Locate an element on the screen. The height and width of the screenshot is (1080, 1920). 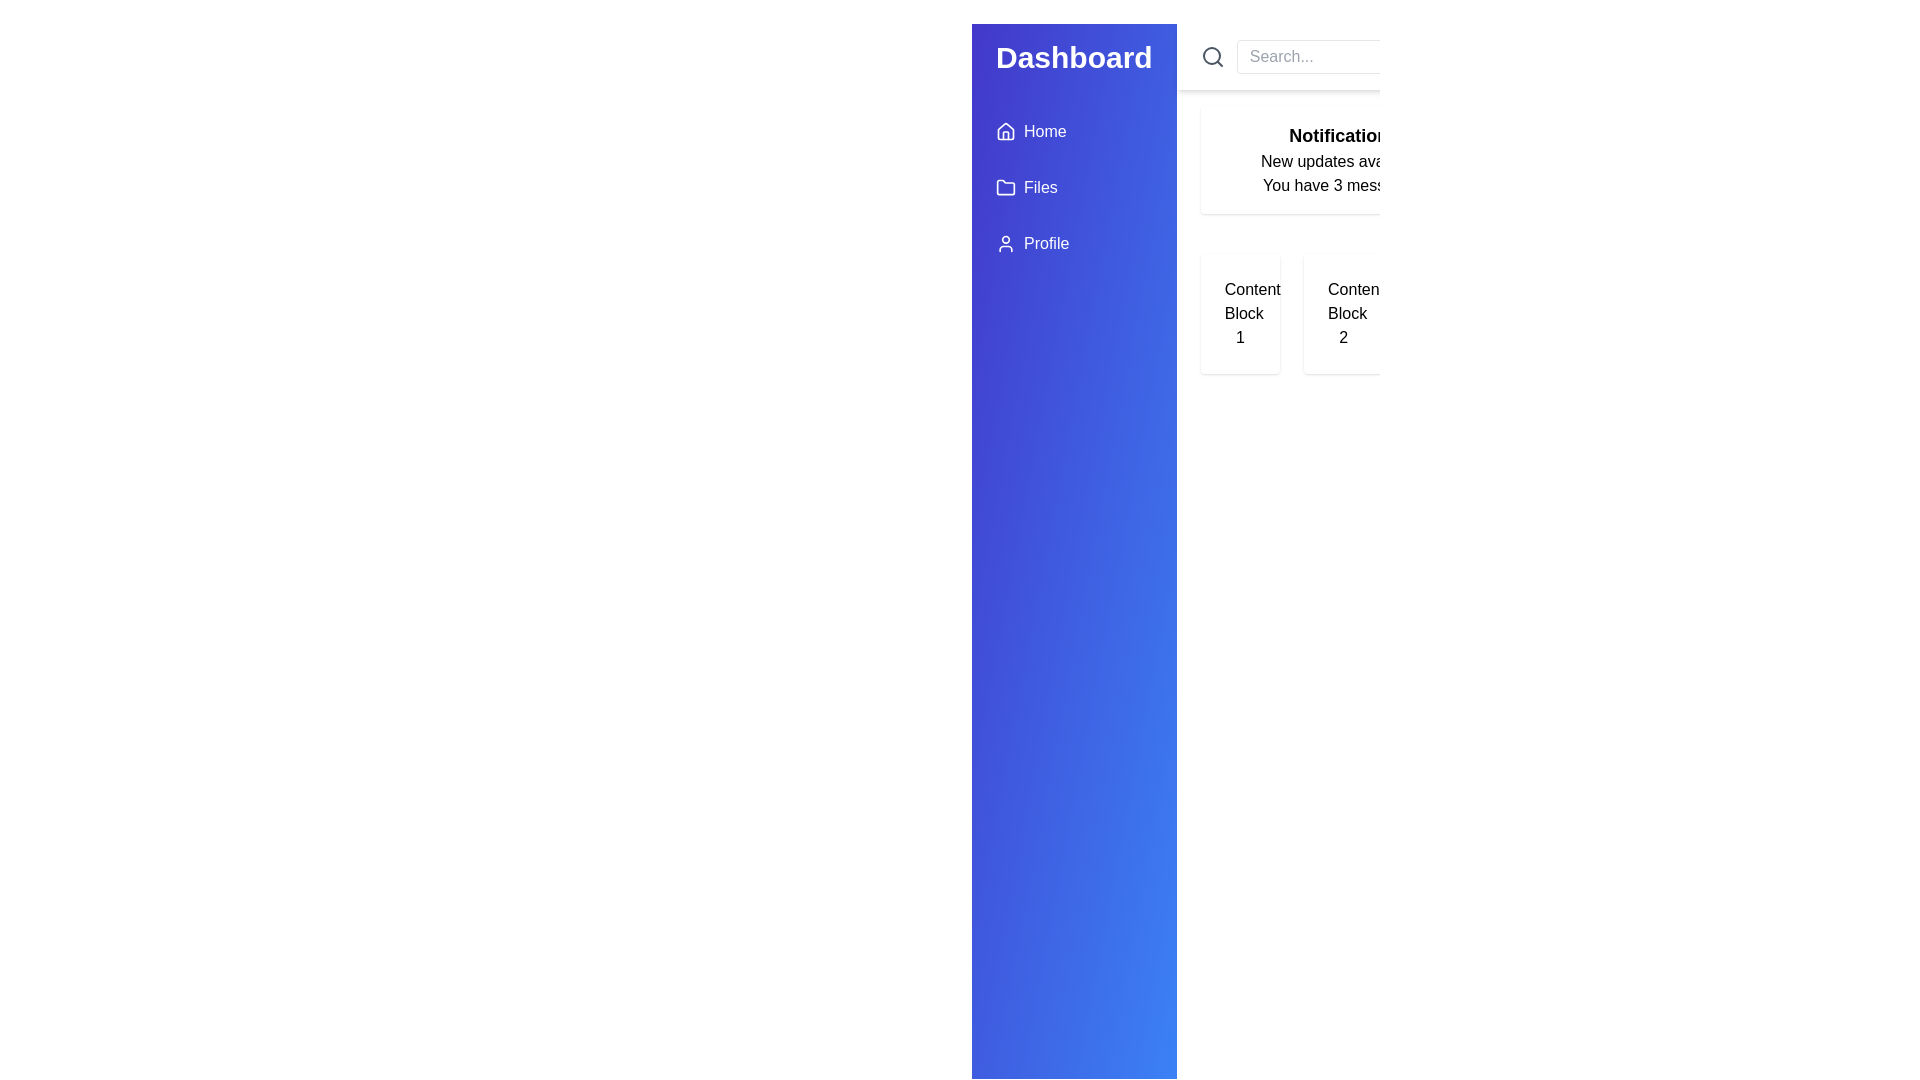
the house-shaped icon located in the sidebar's first item labeled 'Home' is located at coordinates (1006, 131).